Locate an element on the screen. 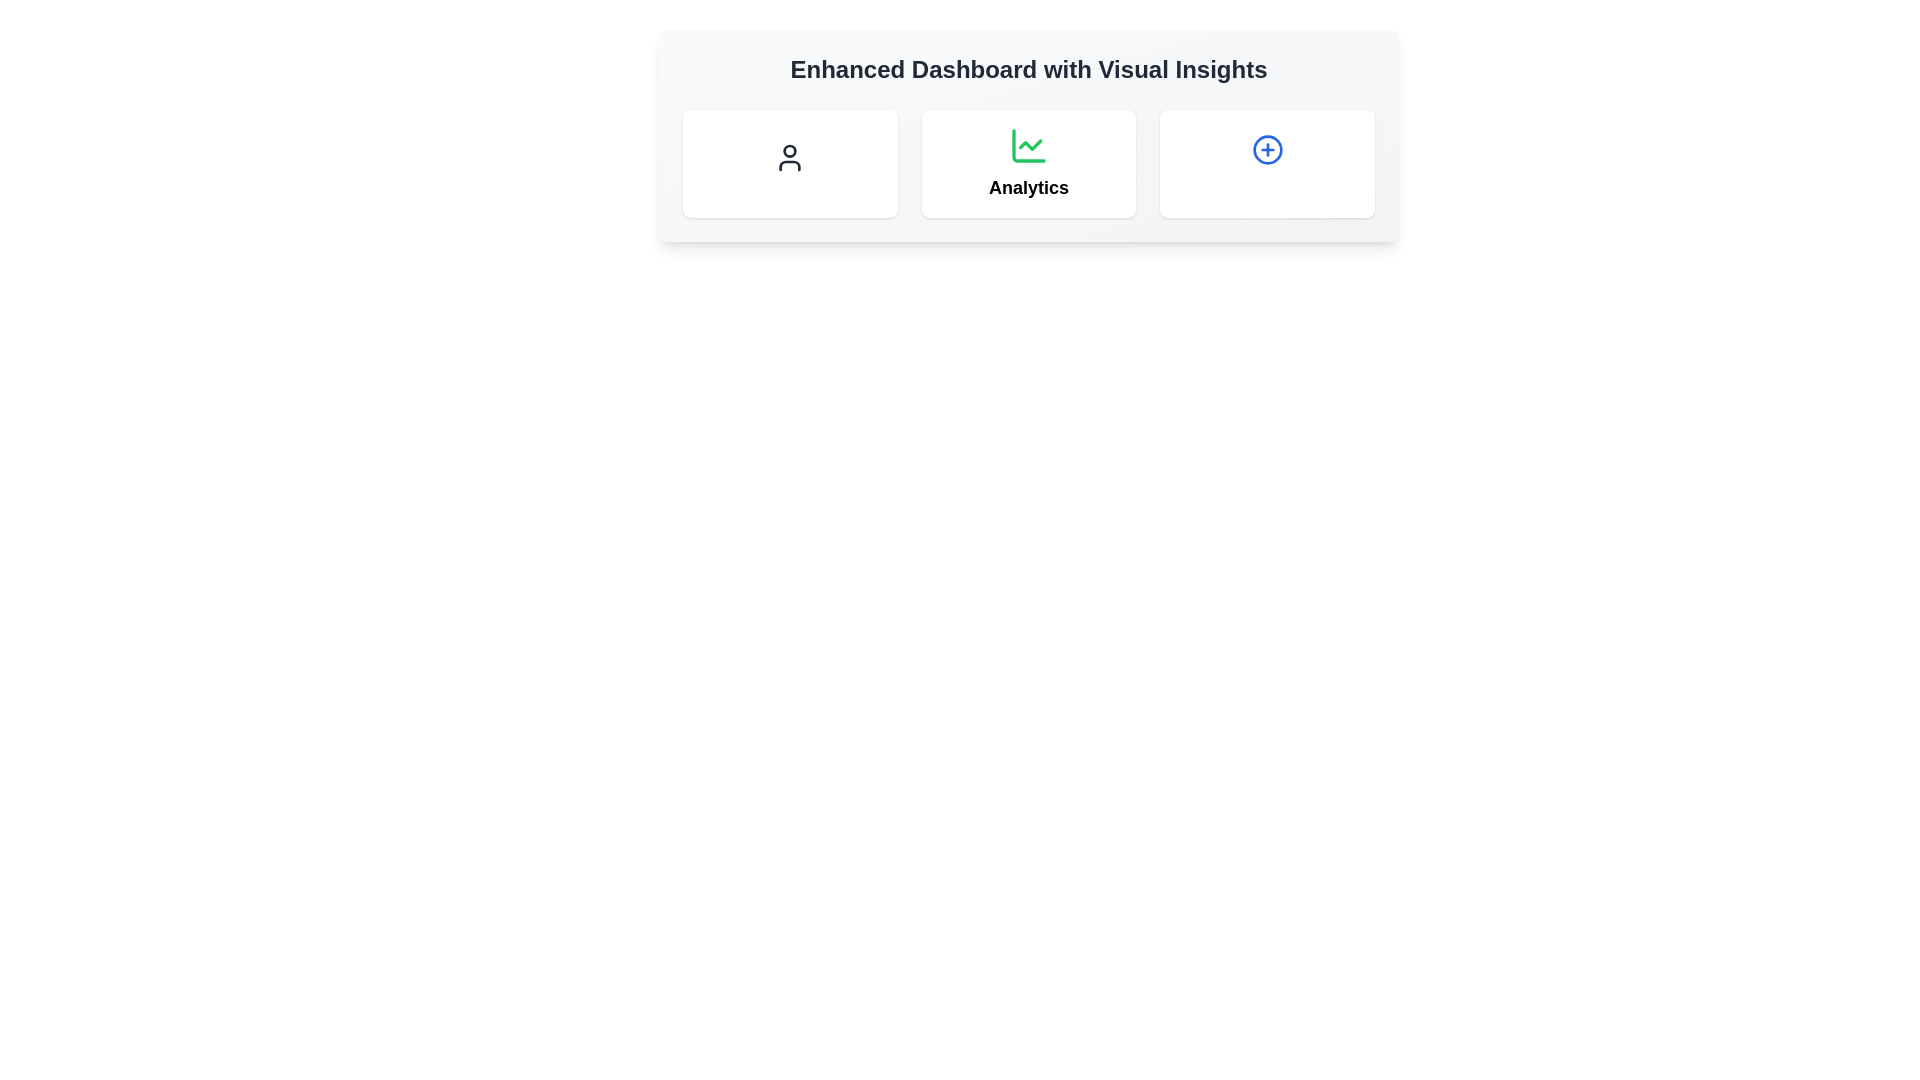 The height and width of the screenshot is (1080, 1920). the button for adding a new item, located at the far right of a three-column grid layout, to enable accessibility navigation is located at coordinates (1266, 163).